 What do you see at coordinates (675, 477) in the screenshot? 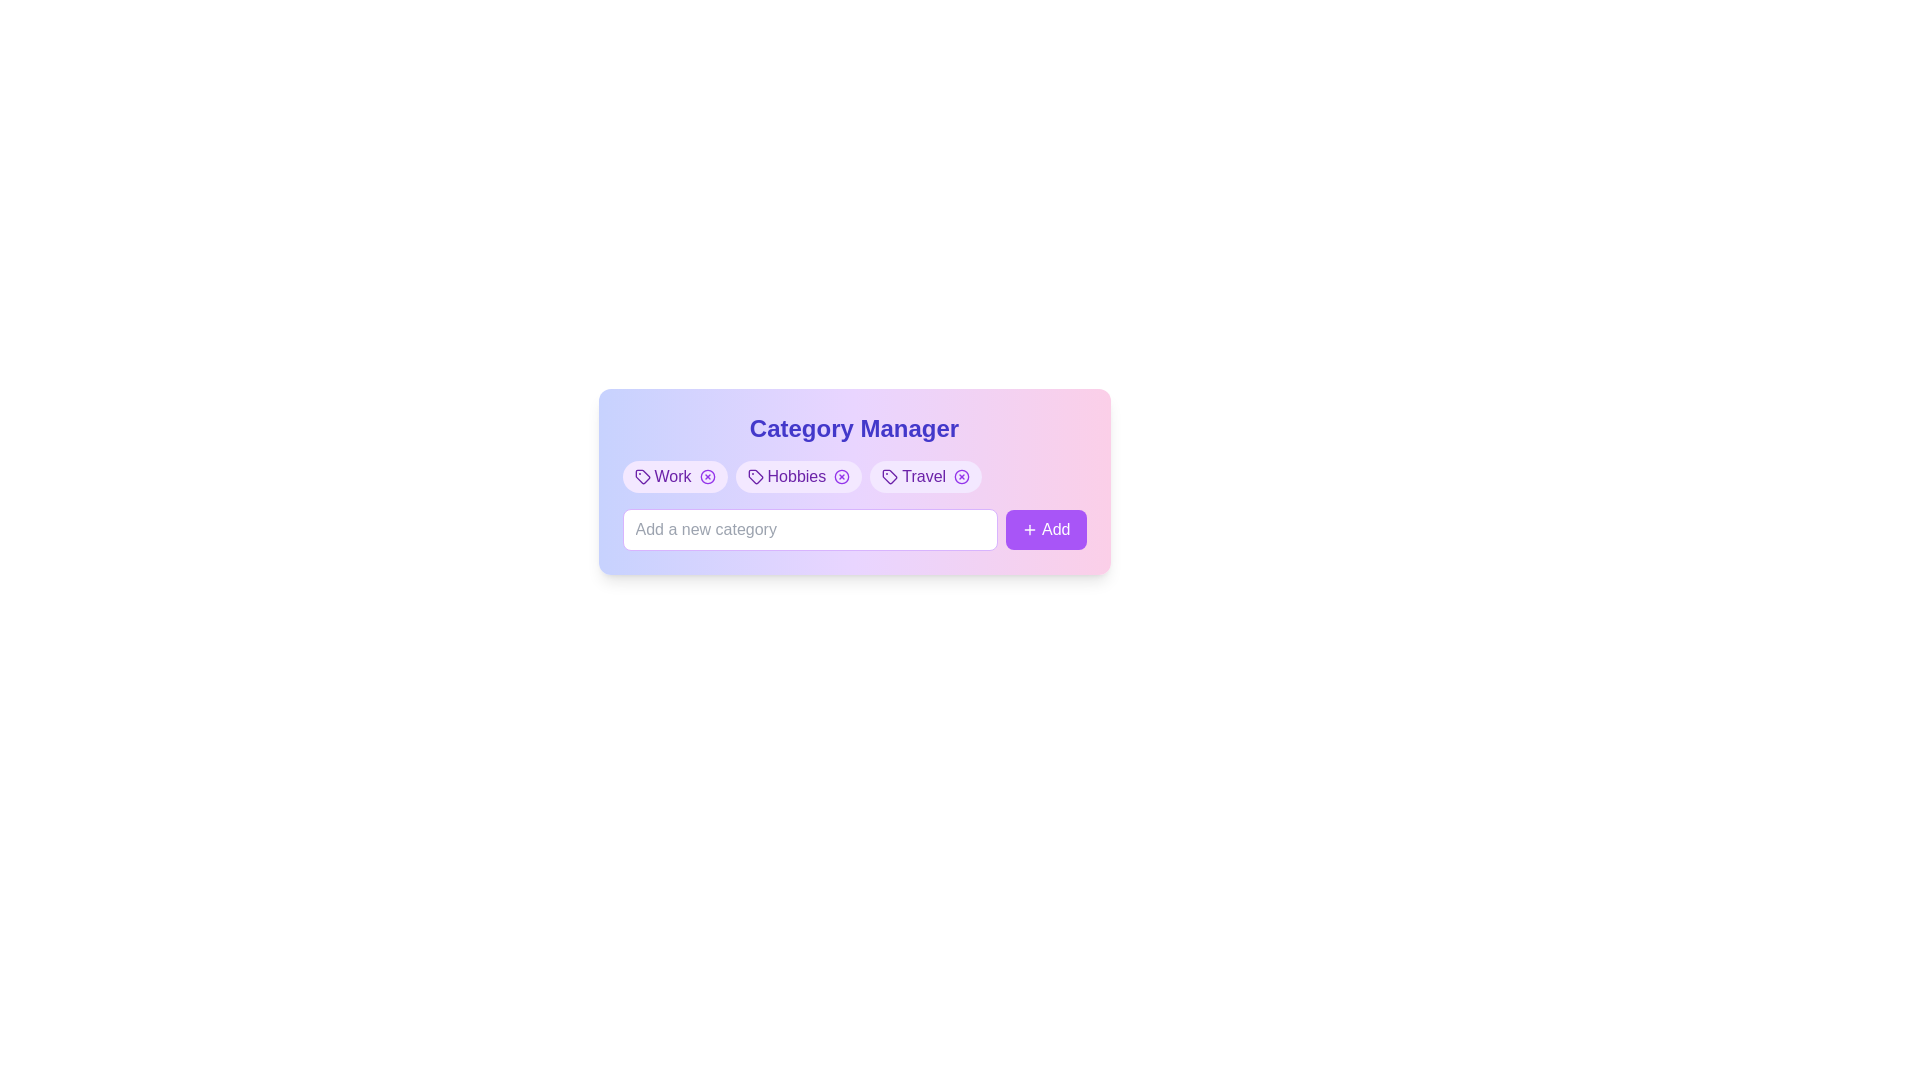
I see `the 'X' icon on the first tag labeled 'Work'` at bounding box center [675, 477].